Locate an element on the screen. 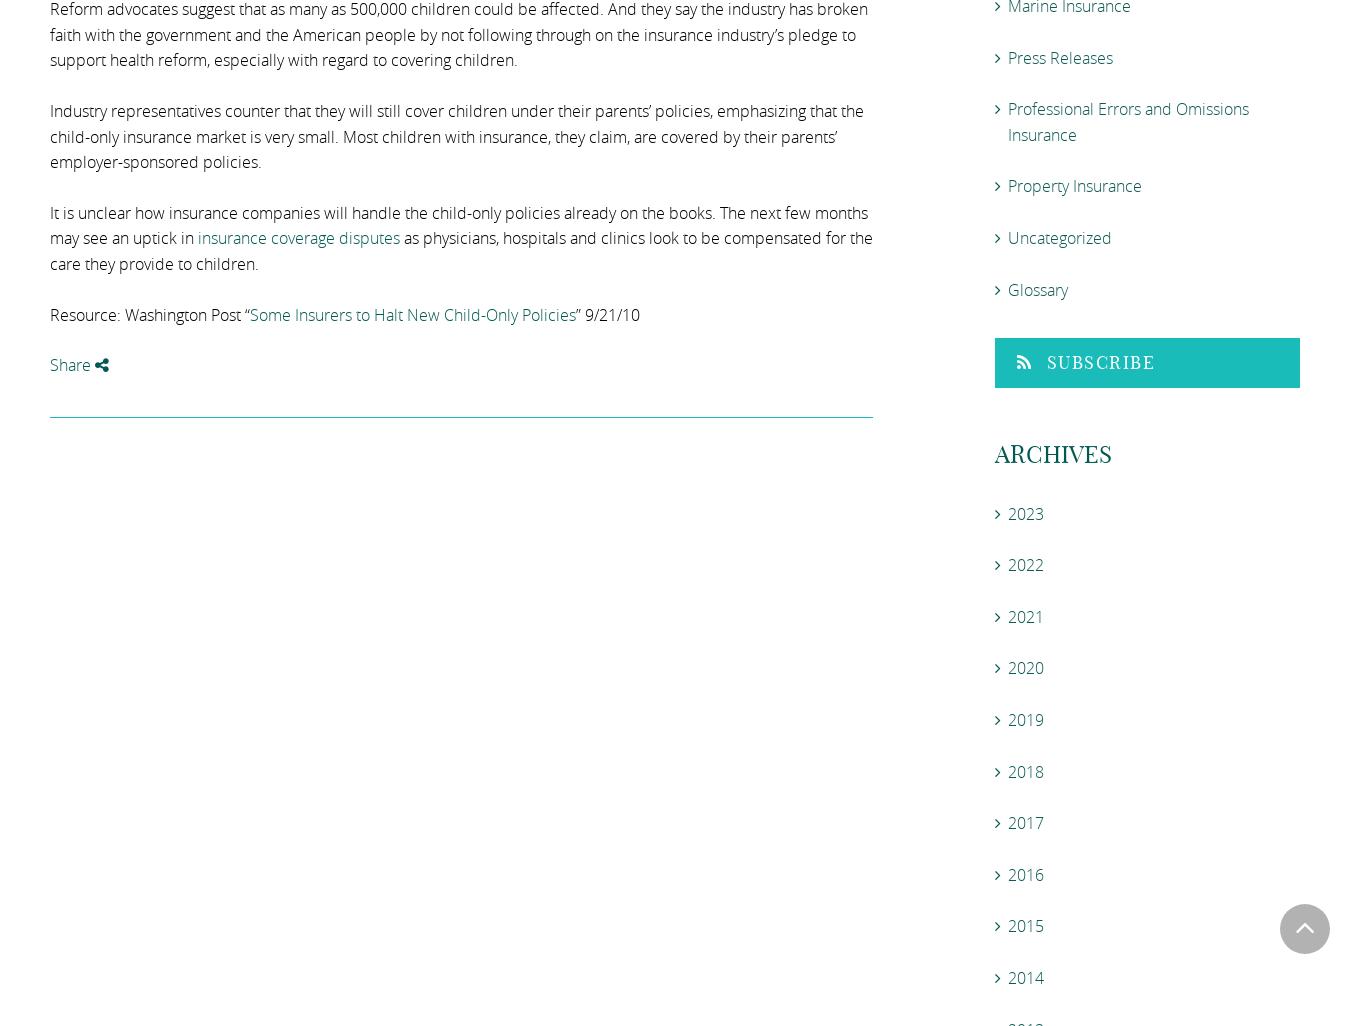  'Subscribe' is located at coordinates (1100, 361).